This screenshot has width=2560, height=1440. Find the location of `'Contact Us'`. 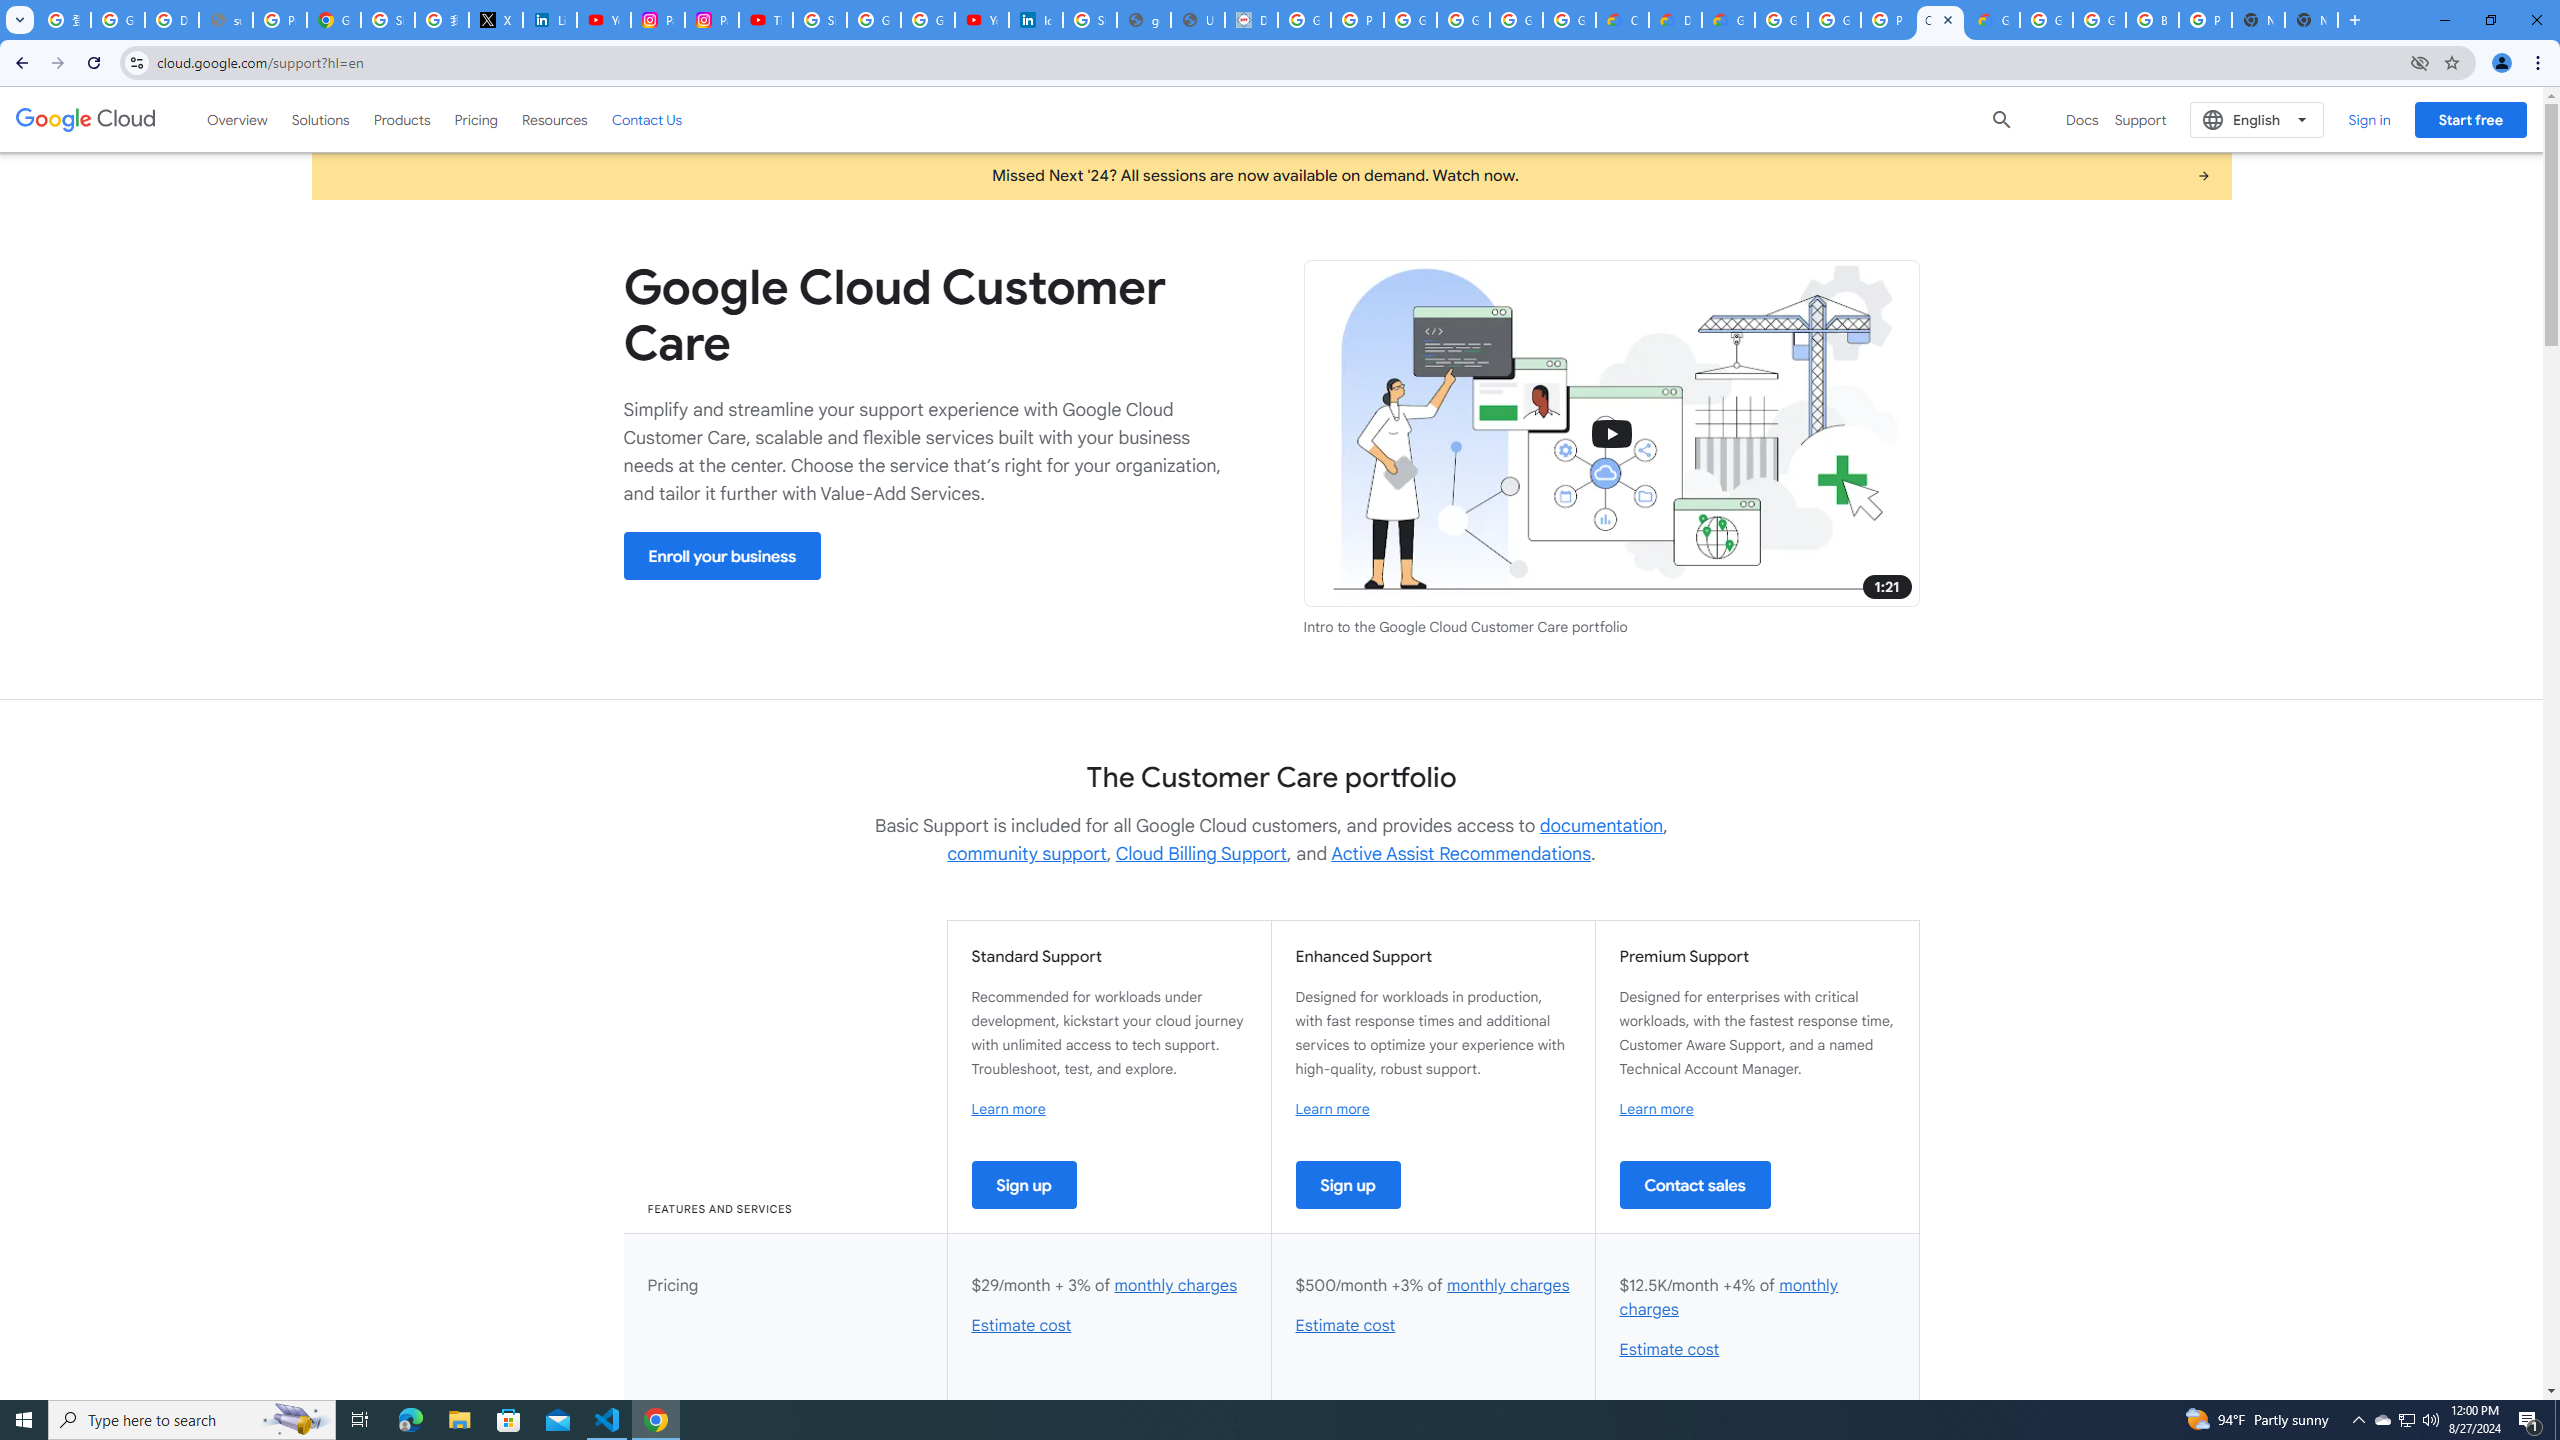

'Contact Us' is located at coordinates (647, 119).